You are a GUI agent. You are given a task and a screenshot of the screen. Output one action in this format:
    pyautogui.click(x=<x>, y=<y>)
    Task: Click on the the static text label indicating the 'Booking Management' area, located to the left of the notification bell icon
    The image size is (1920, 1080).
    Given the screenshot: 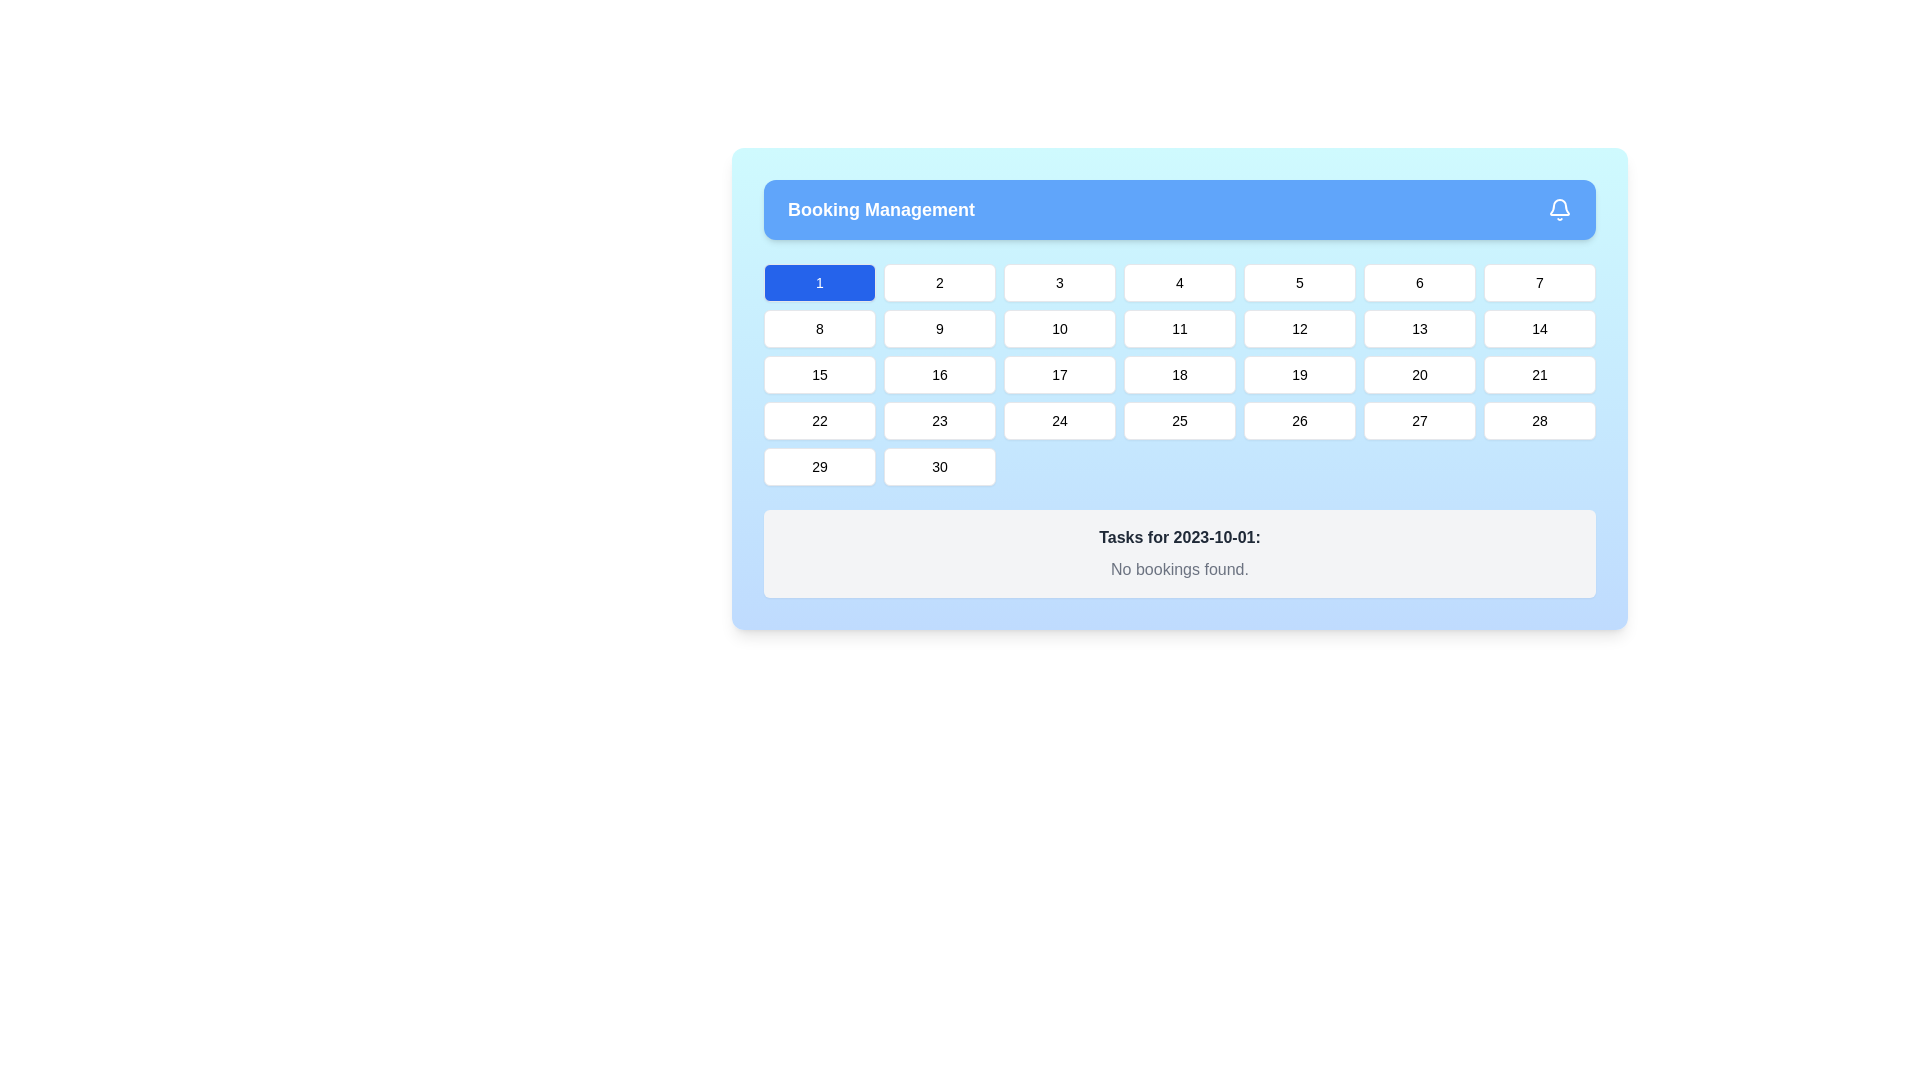 What is the action you would take?
    pyautogui.click(x=880, y=209)
    